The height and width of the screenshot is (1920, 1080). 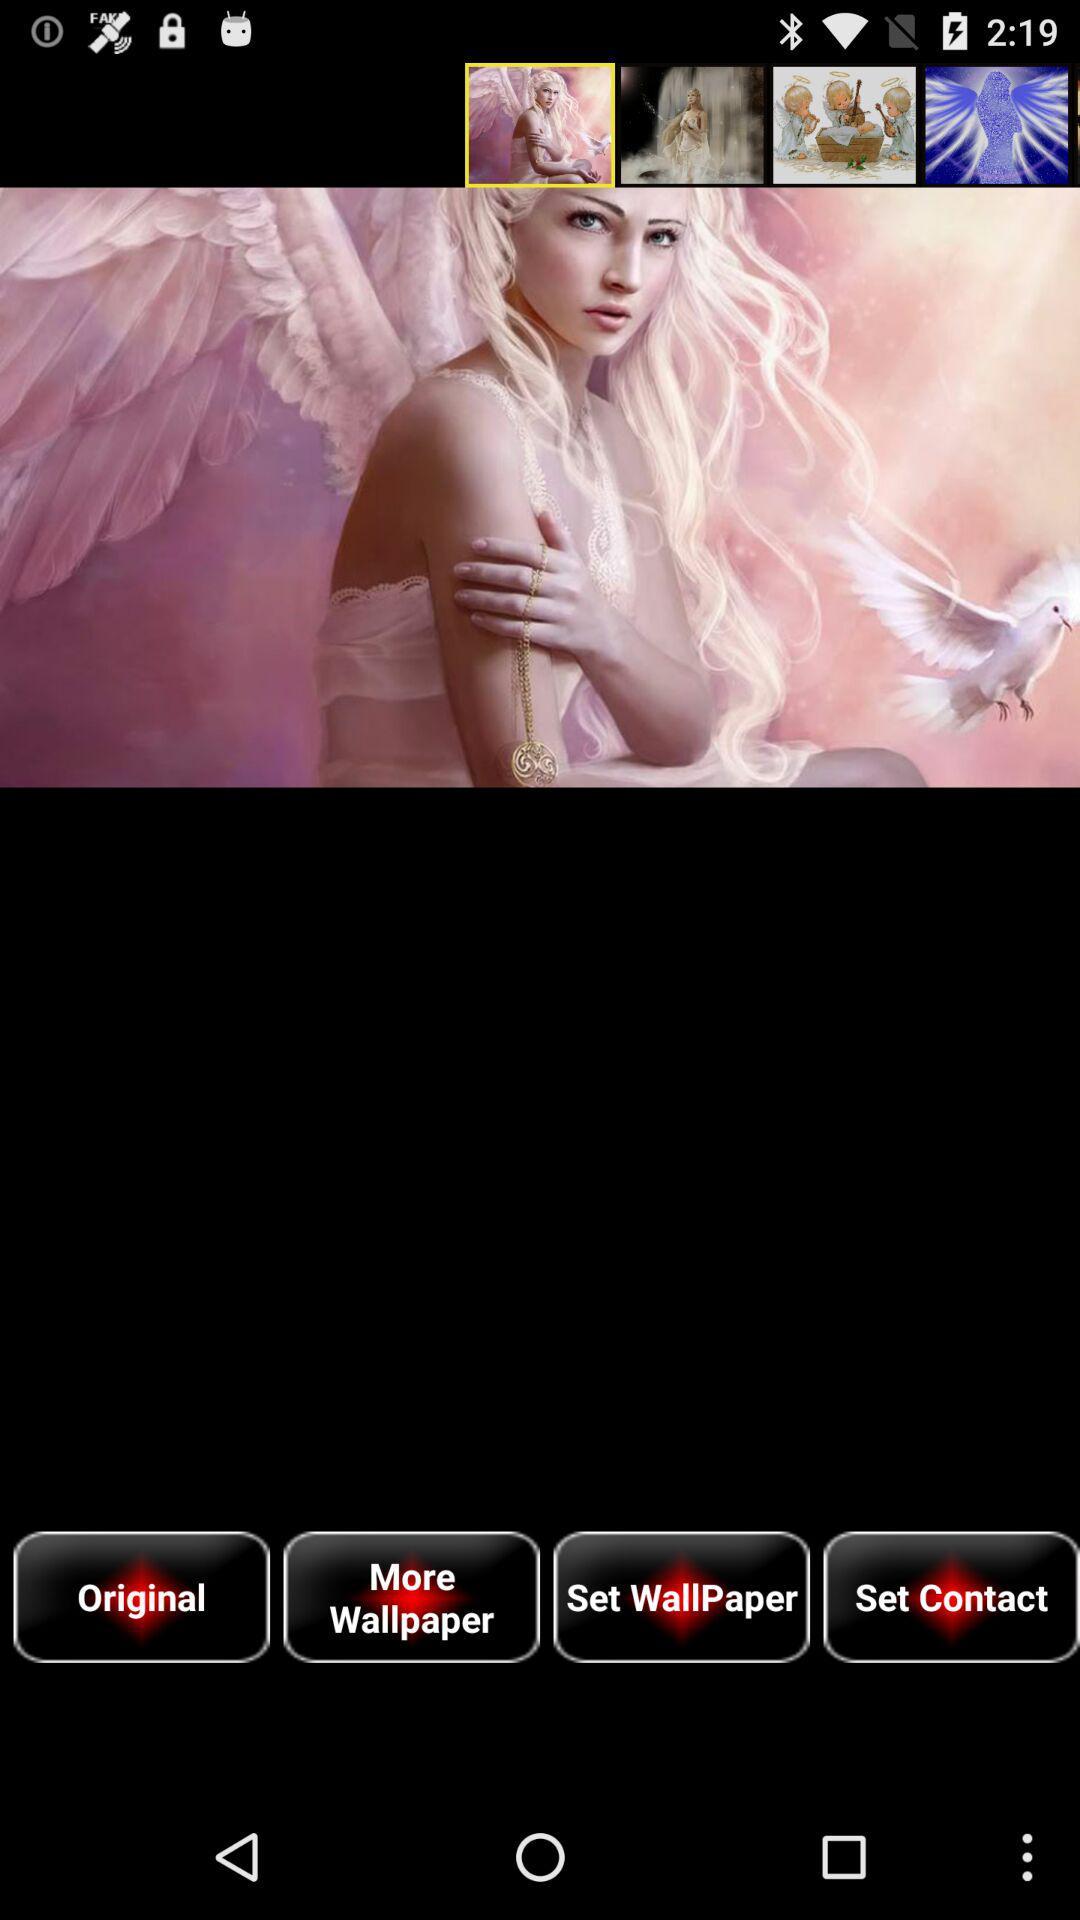 I want to click on the item to the right of original item, so click(x=410, y=1596).